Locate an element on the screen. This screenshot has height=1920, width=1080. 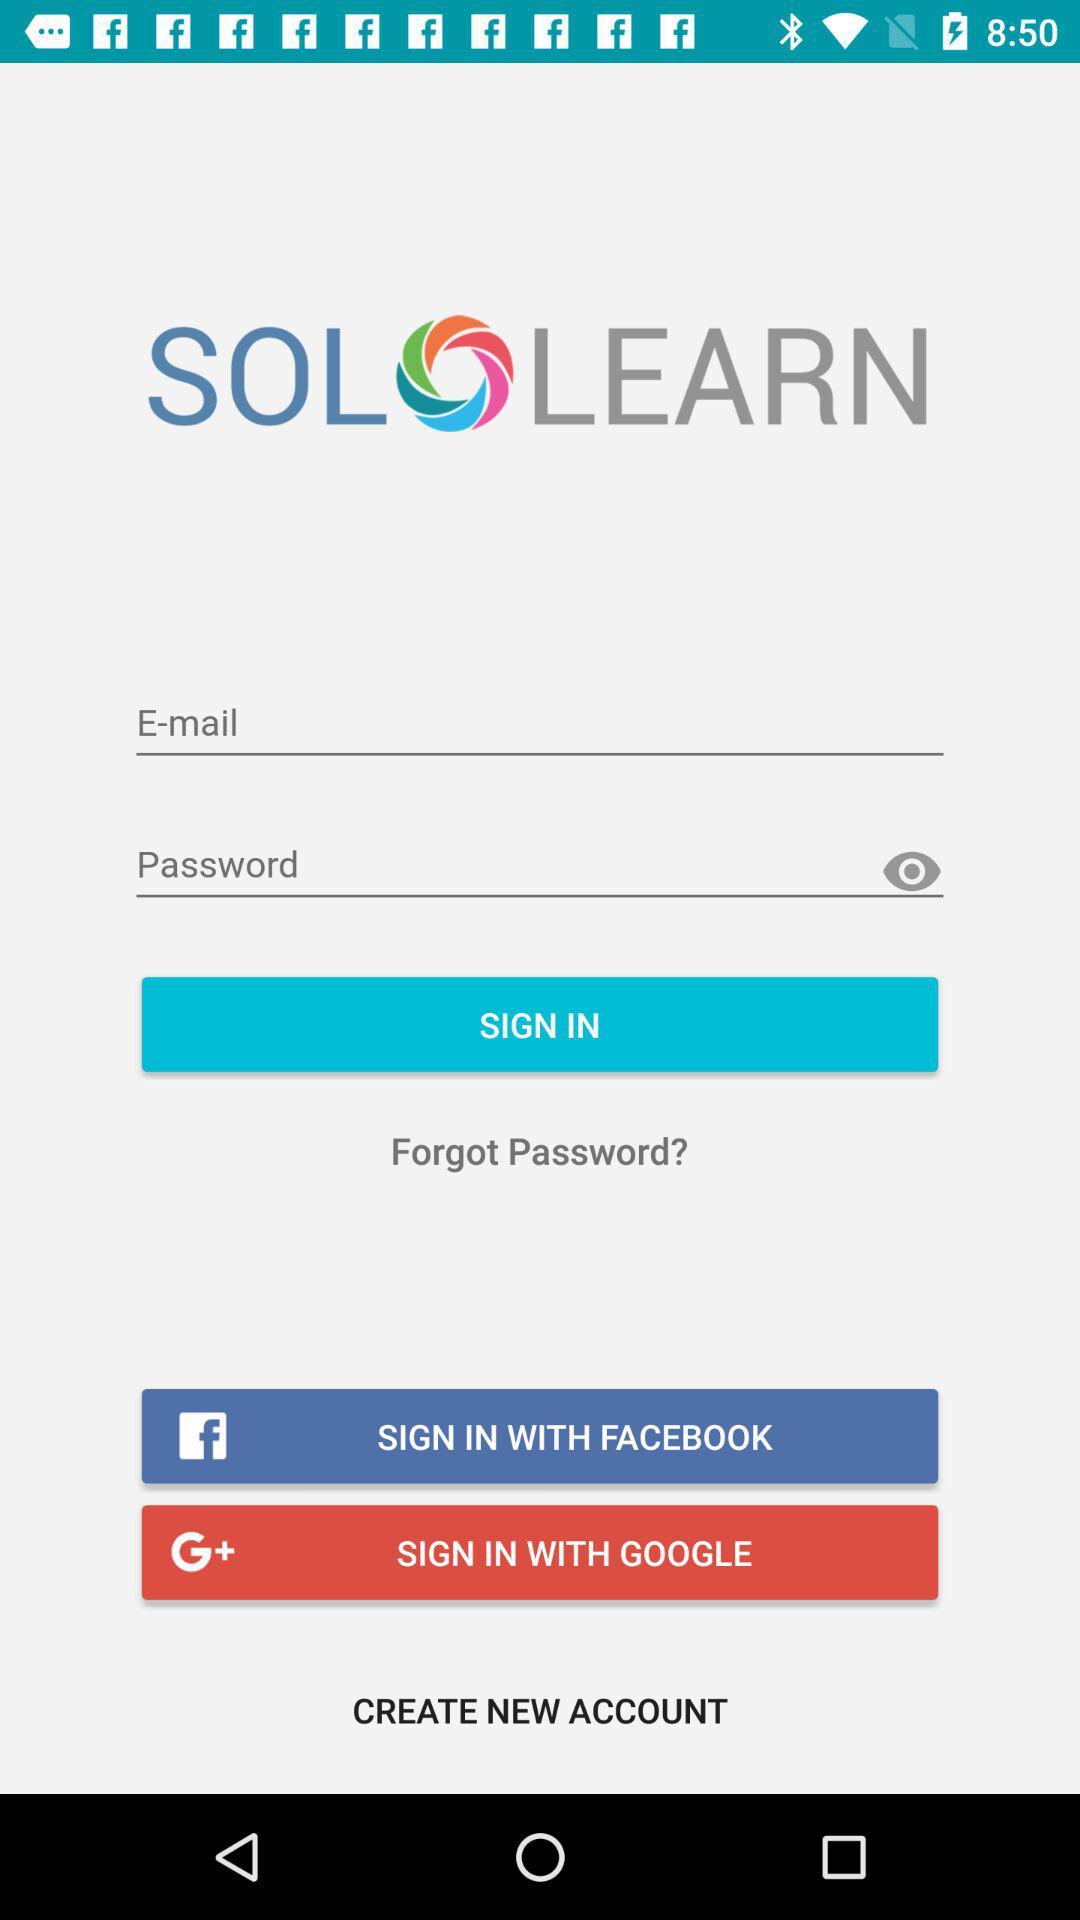
reveal password is located at coordinates (911, 872).